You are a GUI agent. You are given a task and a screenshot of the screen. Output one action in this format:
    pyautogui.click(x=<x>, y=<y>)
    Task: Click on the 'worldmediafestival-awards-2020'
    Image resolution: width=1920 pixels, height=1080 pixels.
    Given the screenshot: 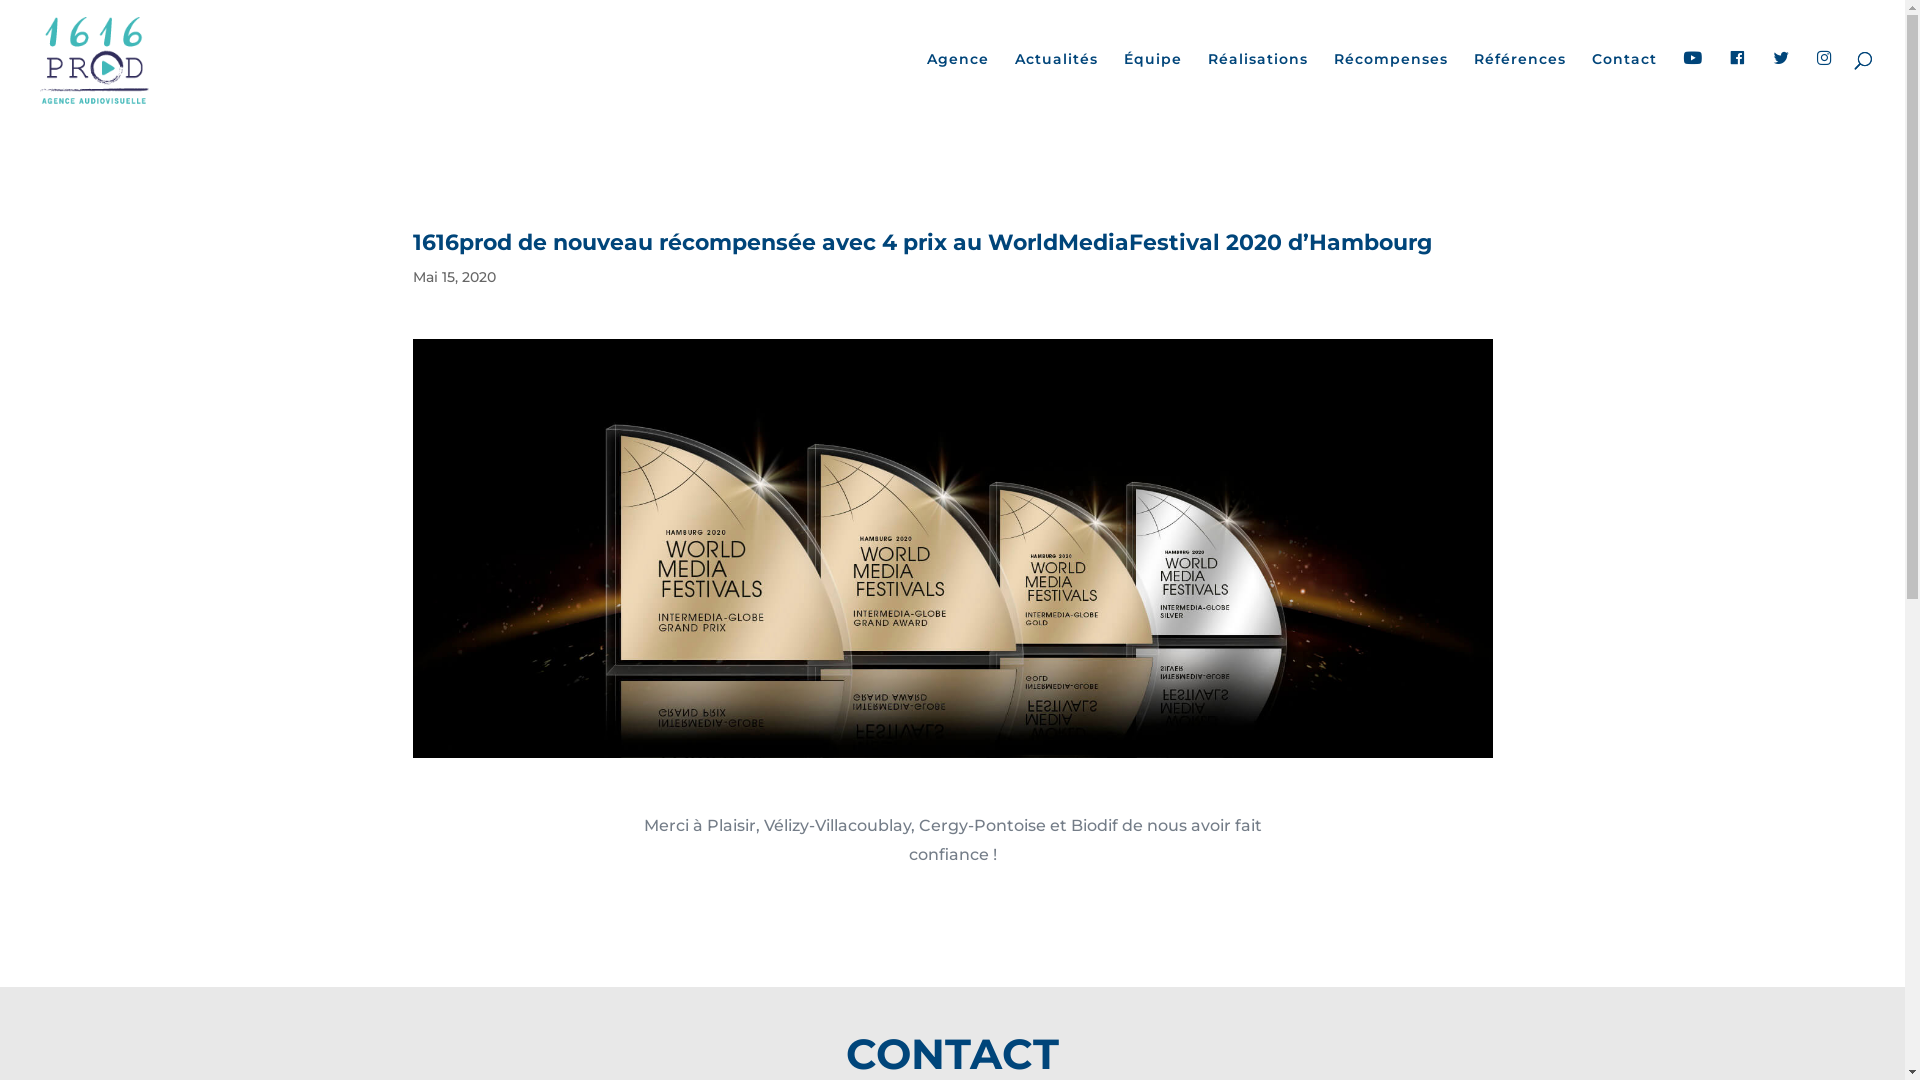 What is the action you would take?
    pyautogui.click(x=950, y=548)
    